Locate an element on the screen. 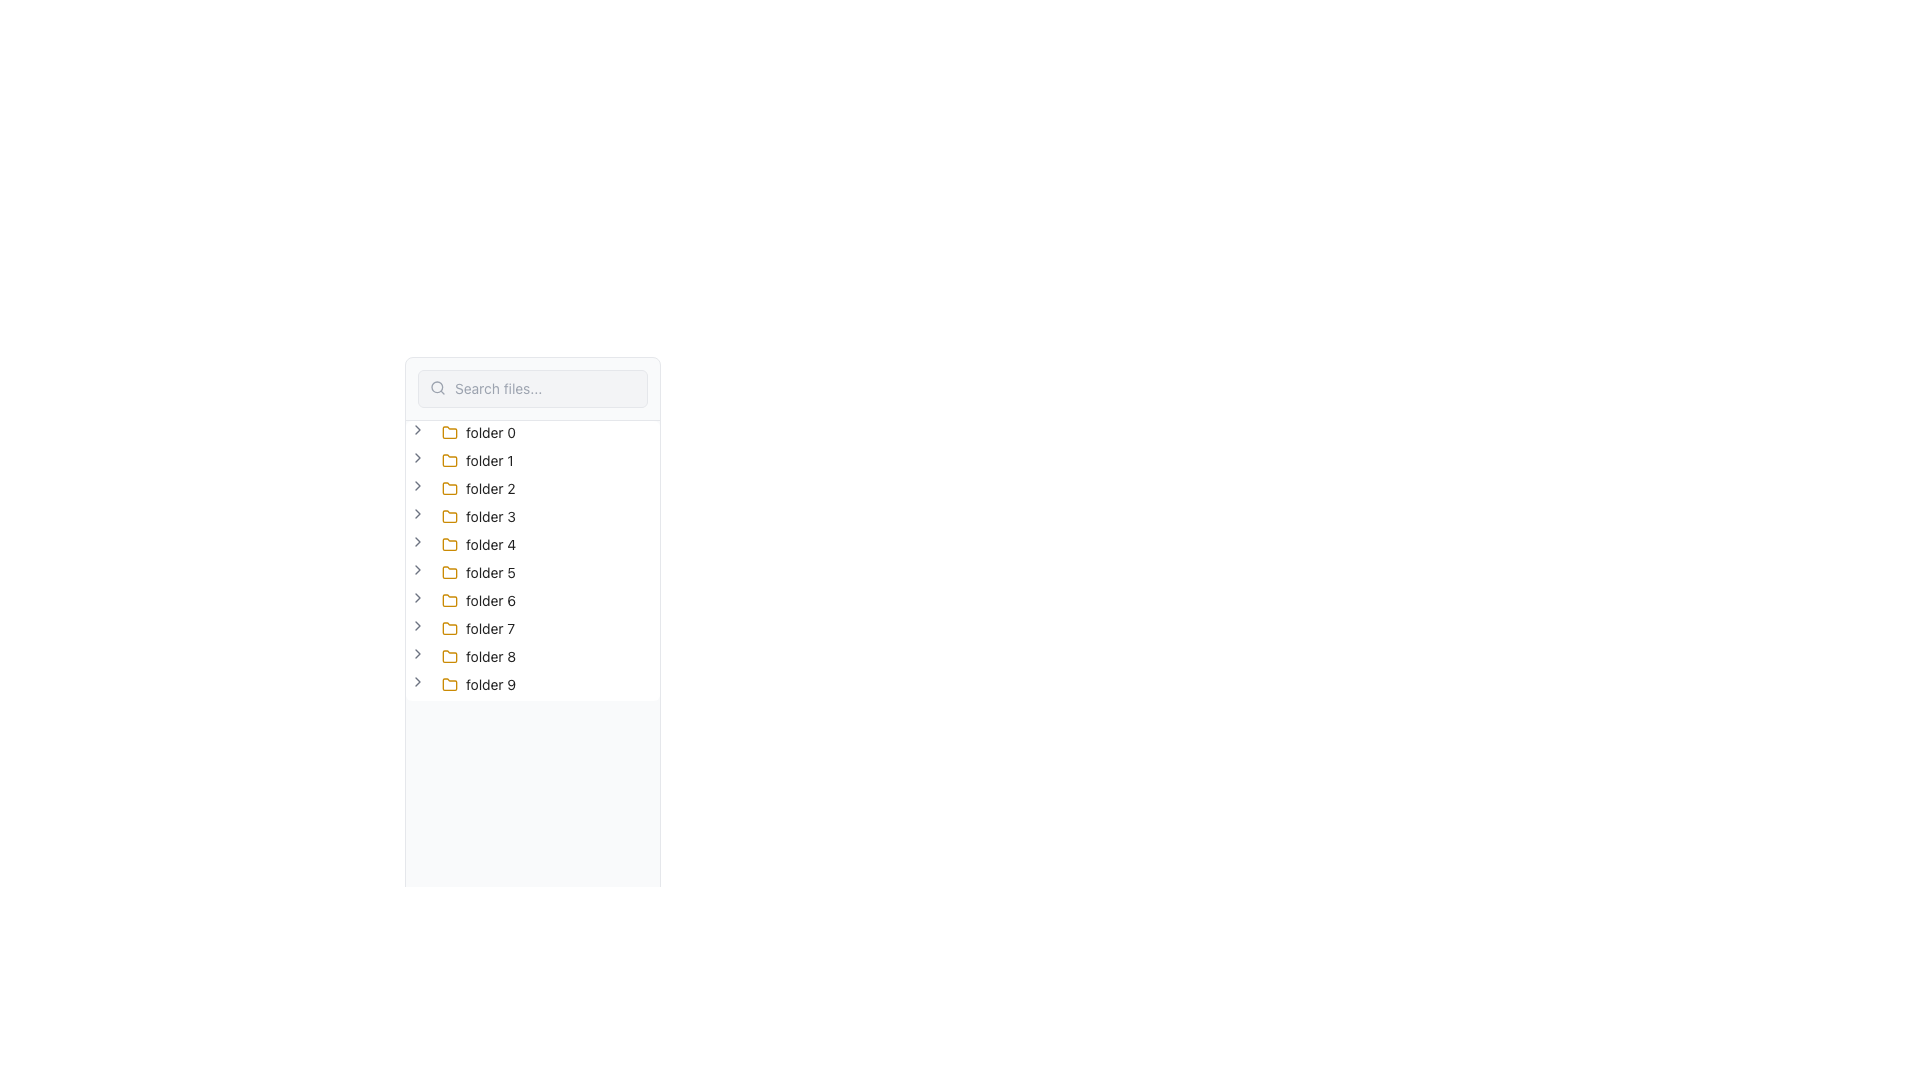  the text label 'folder 6' in the tree navigation menu, which is styled in a standard sans-serif font and is the 7th entry in the list is located at coordinates (478, 600).